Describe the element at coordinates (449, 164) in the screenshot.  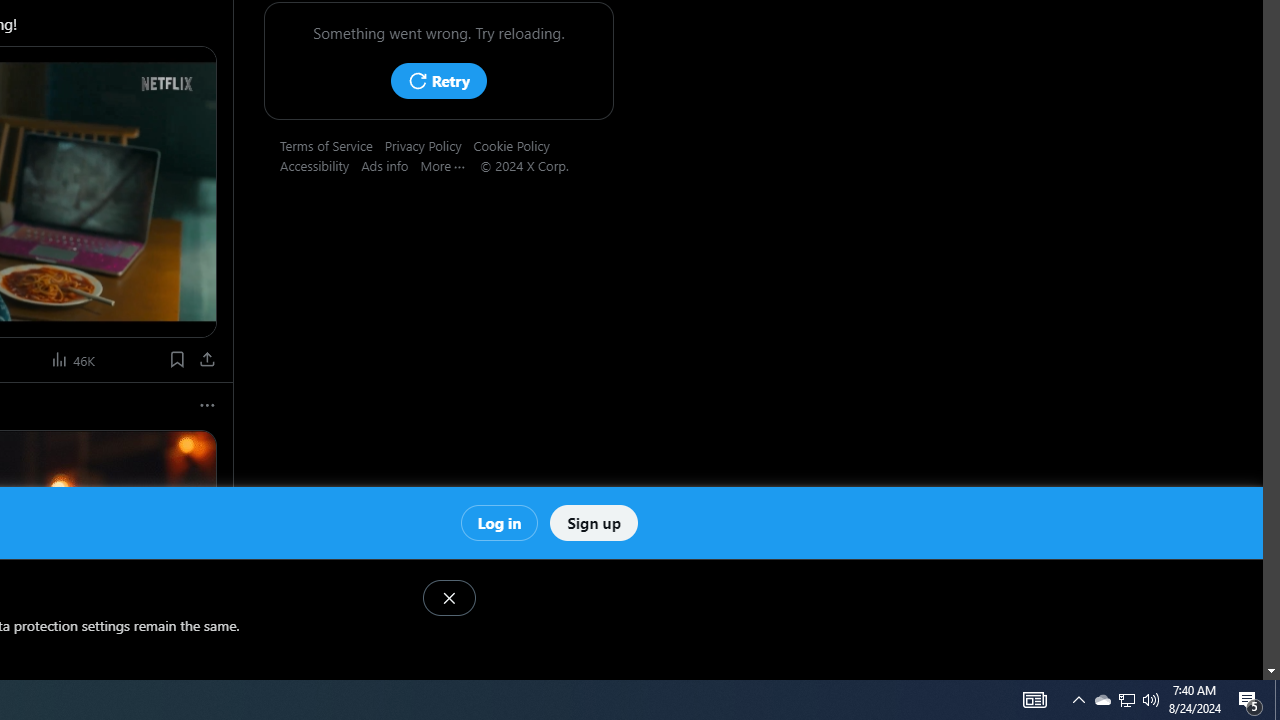
I see `'More'` at that location.